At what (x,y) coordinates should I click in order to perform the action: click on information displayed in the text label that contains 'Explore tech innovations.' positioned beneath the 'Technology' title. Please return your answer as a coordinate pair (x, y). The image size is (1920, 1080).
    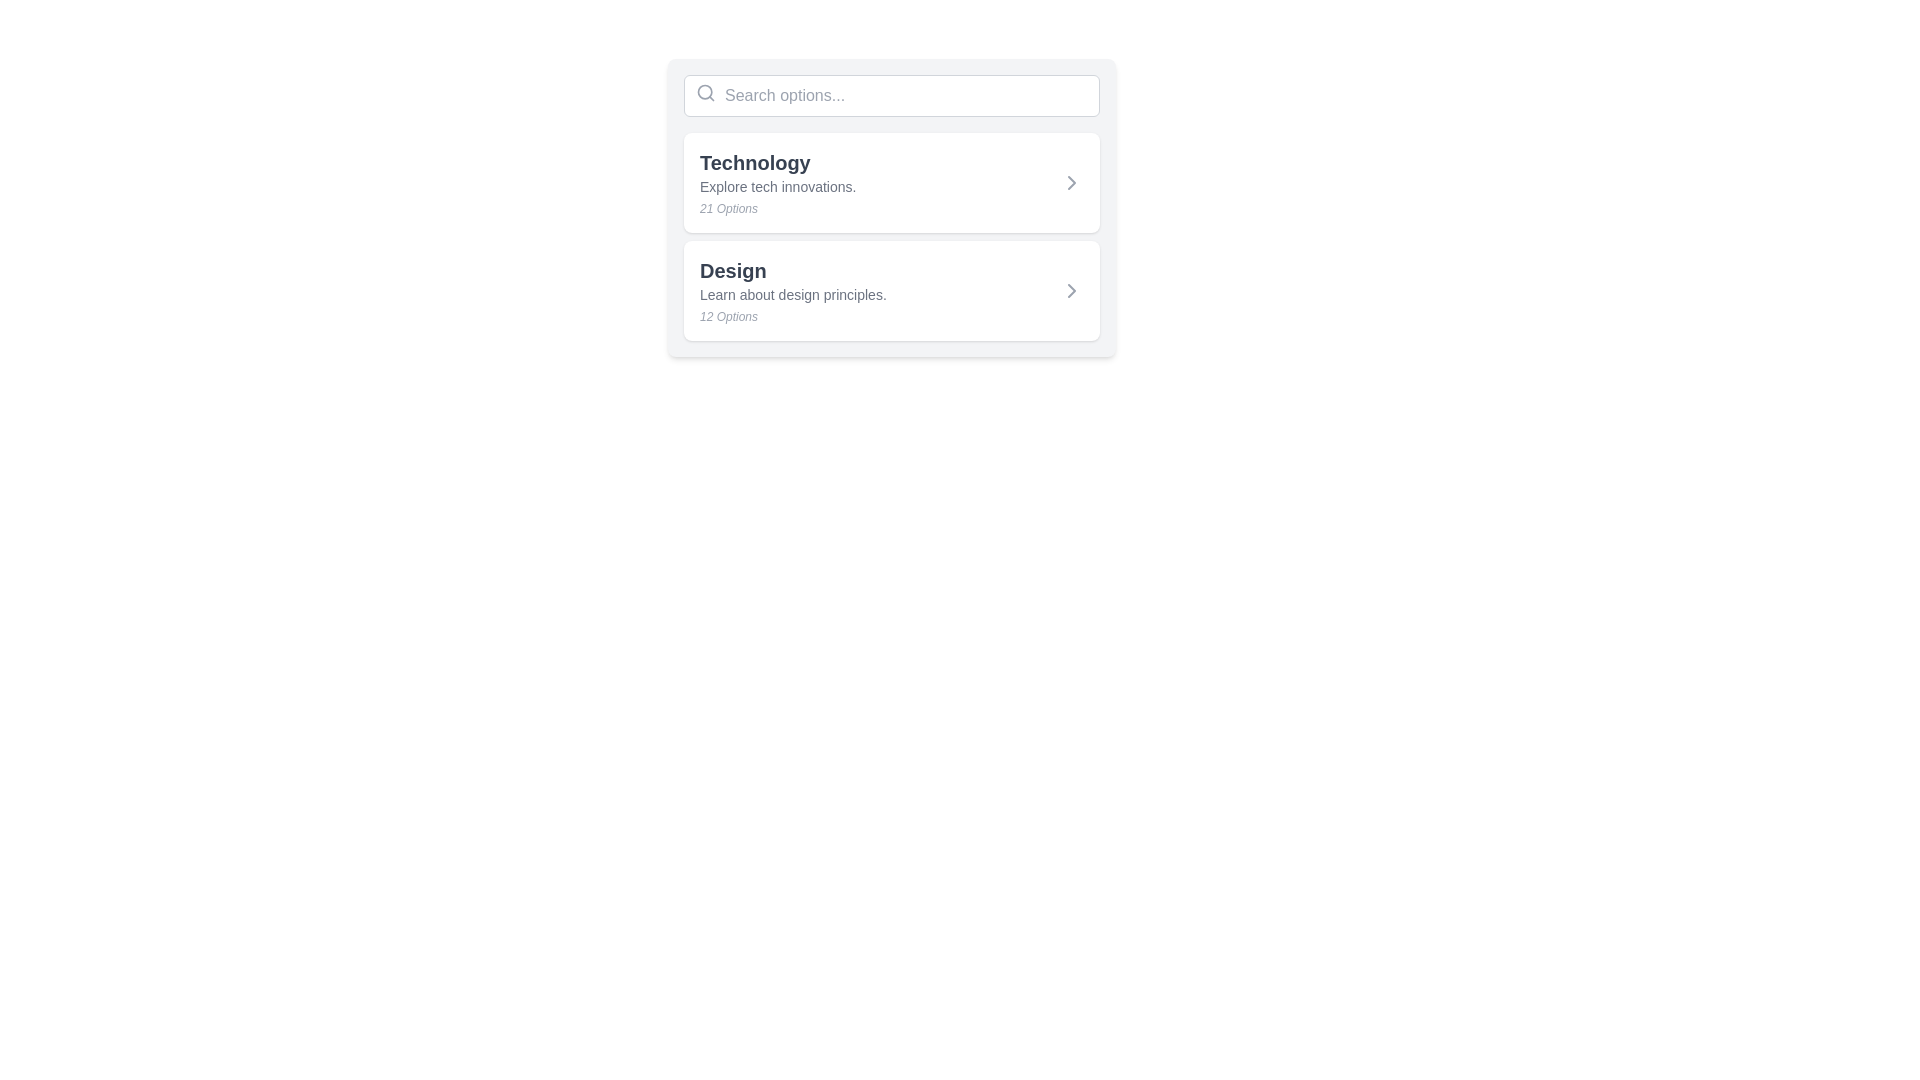
    Looking at the image, I should click on (777, 186).